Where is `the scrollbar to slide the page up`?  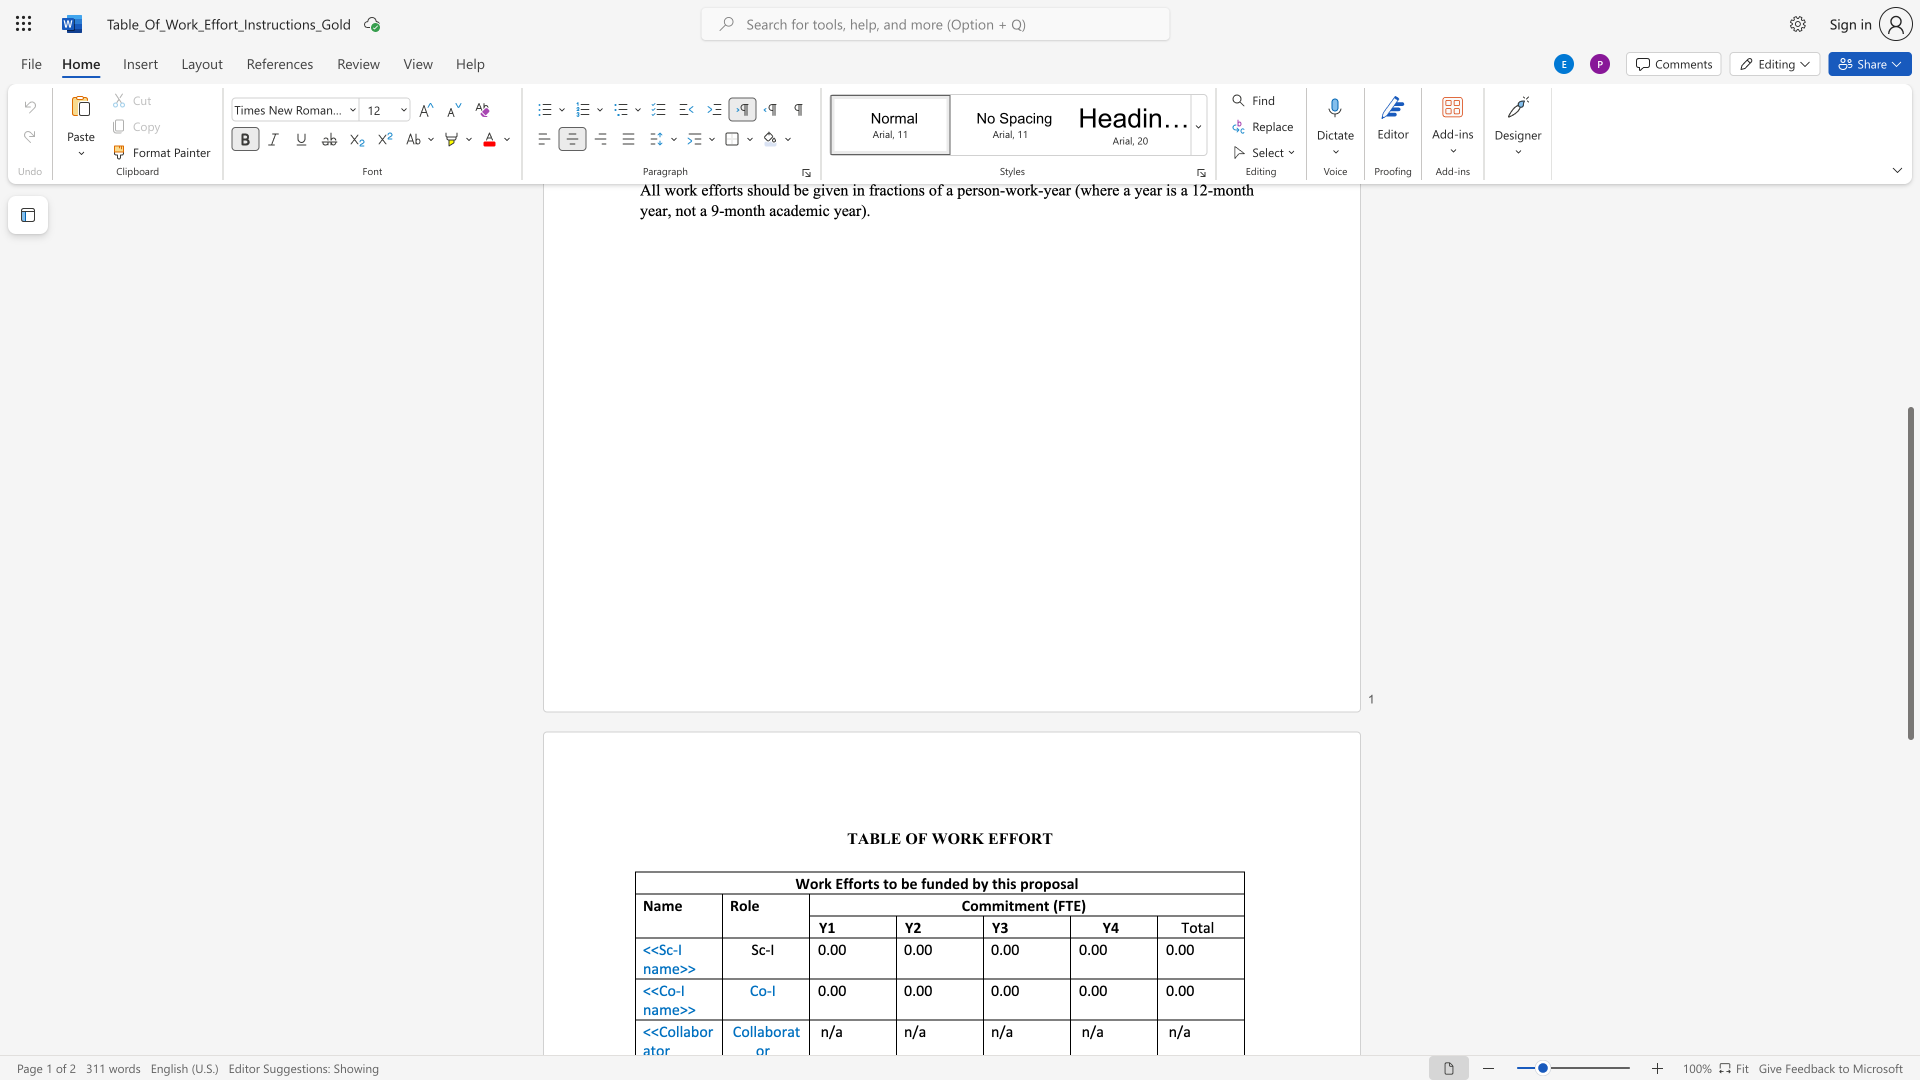
the scrollbar to slide the page up is located at coordinates (1909, 380).